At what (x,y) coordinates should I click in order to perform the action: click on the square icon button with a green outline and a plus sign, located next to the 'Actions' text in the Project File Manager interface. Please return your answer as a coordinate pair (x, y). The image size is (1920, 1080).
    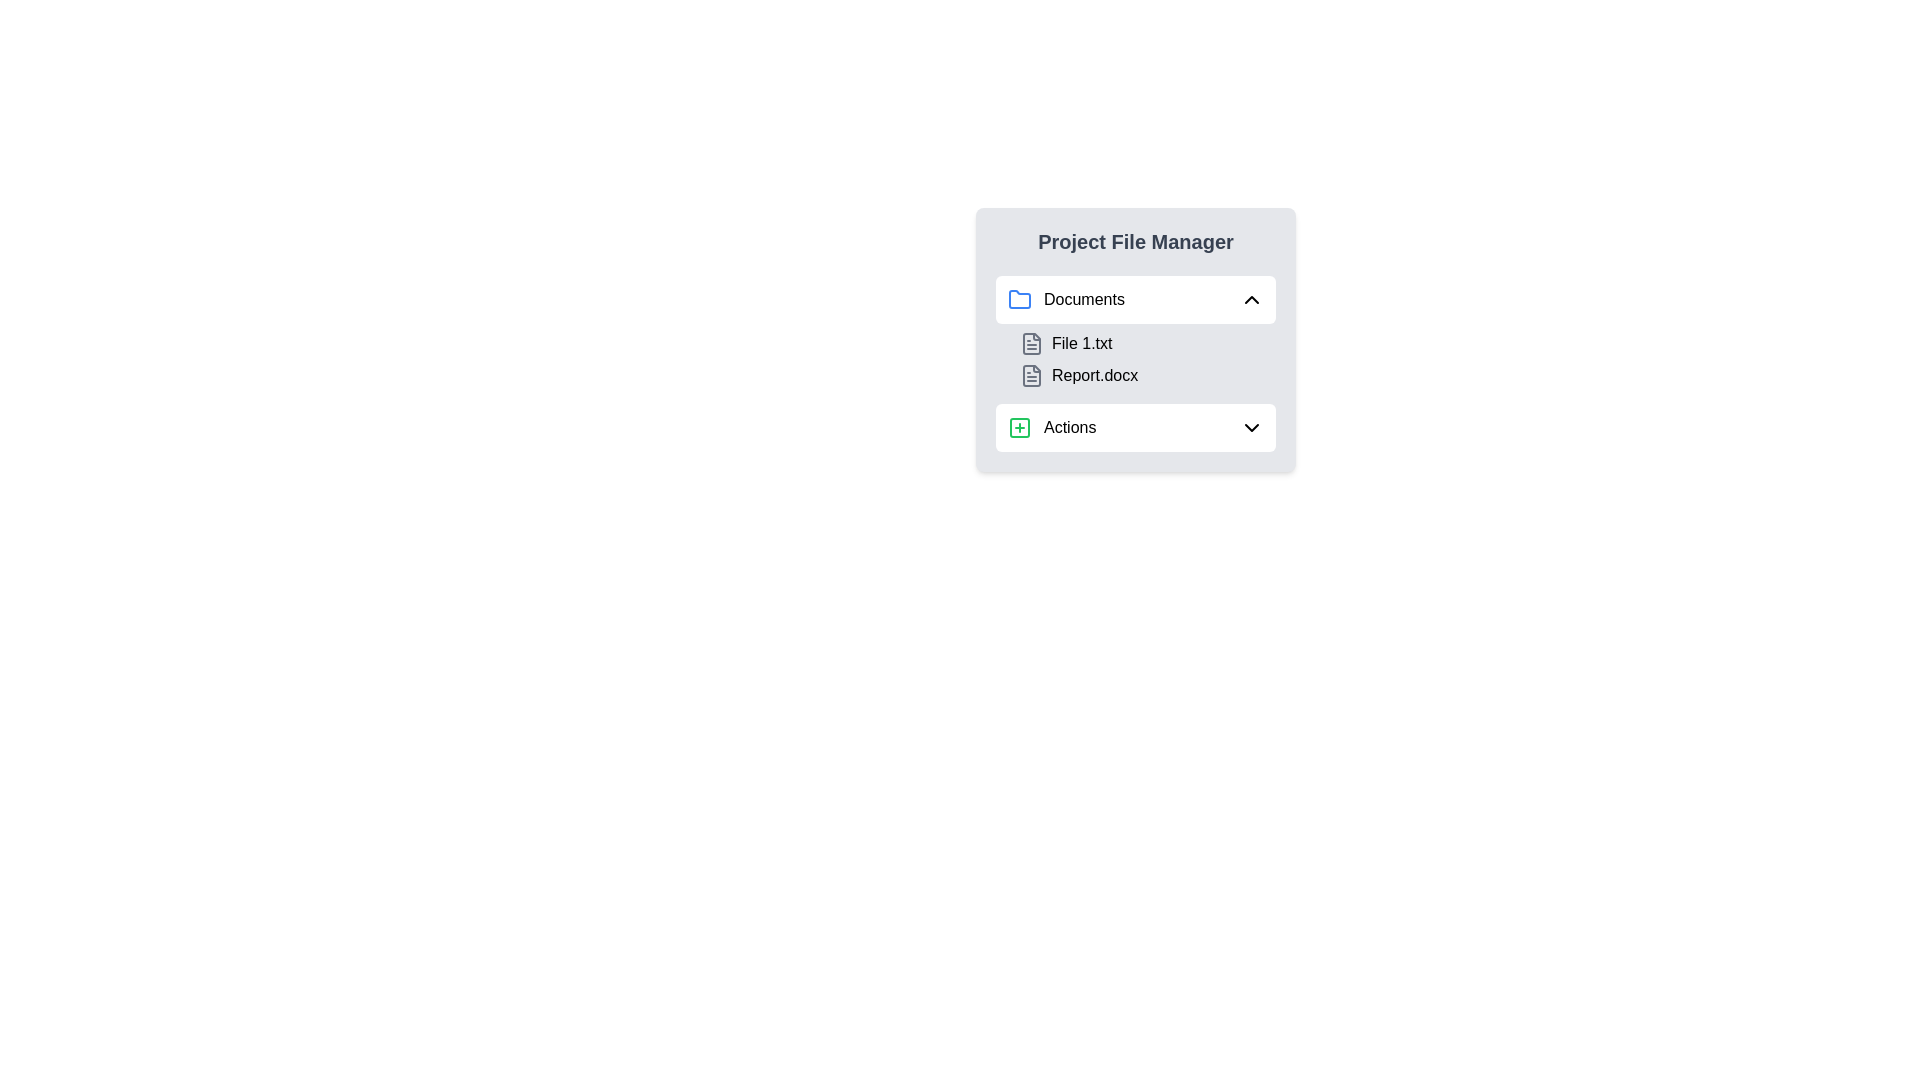
    Looking at the image, I should click on (1019, 427).